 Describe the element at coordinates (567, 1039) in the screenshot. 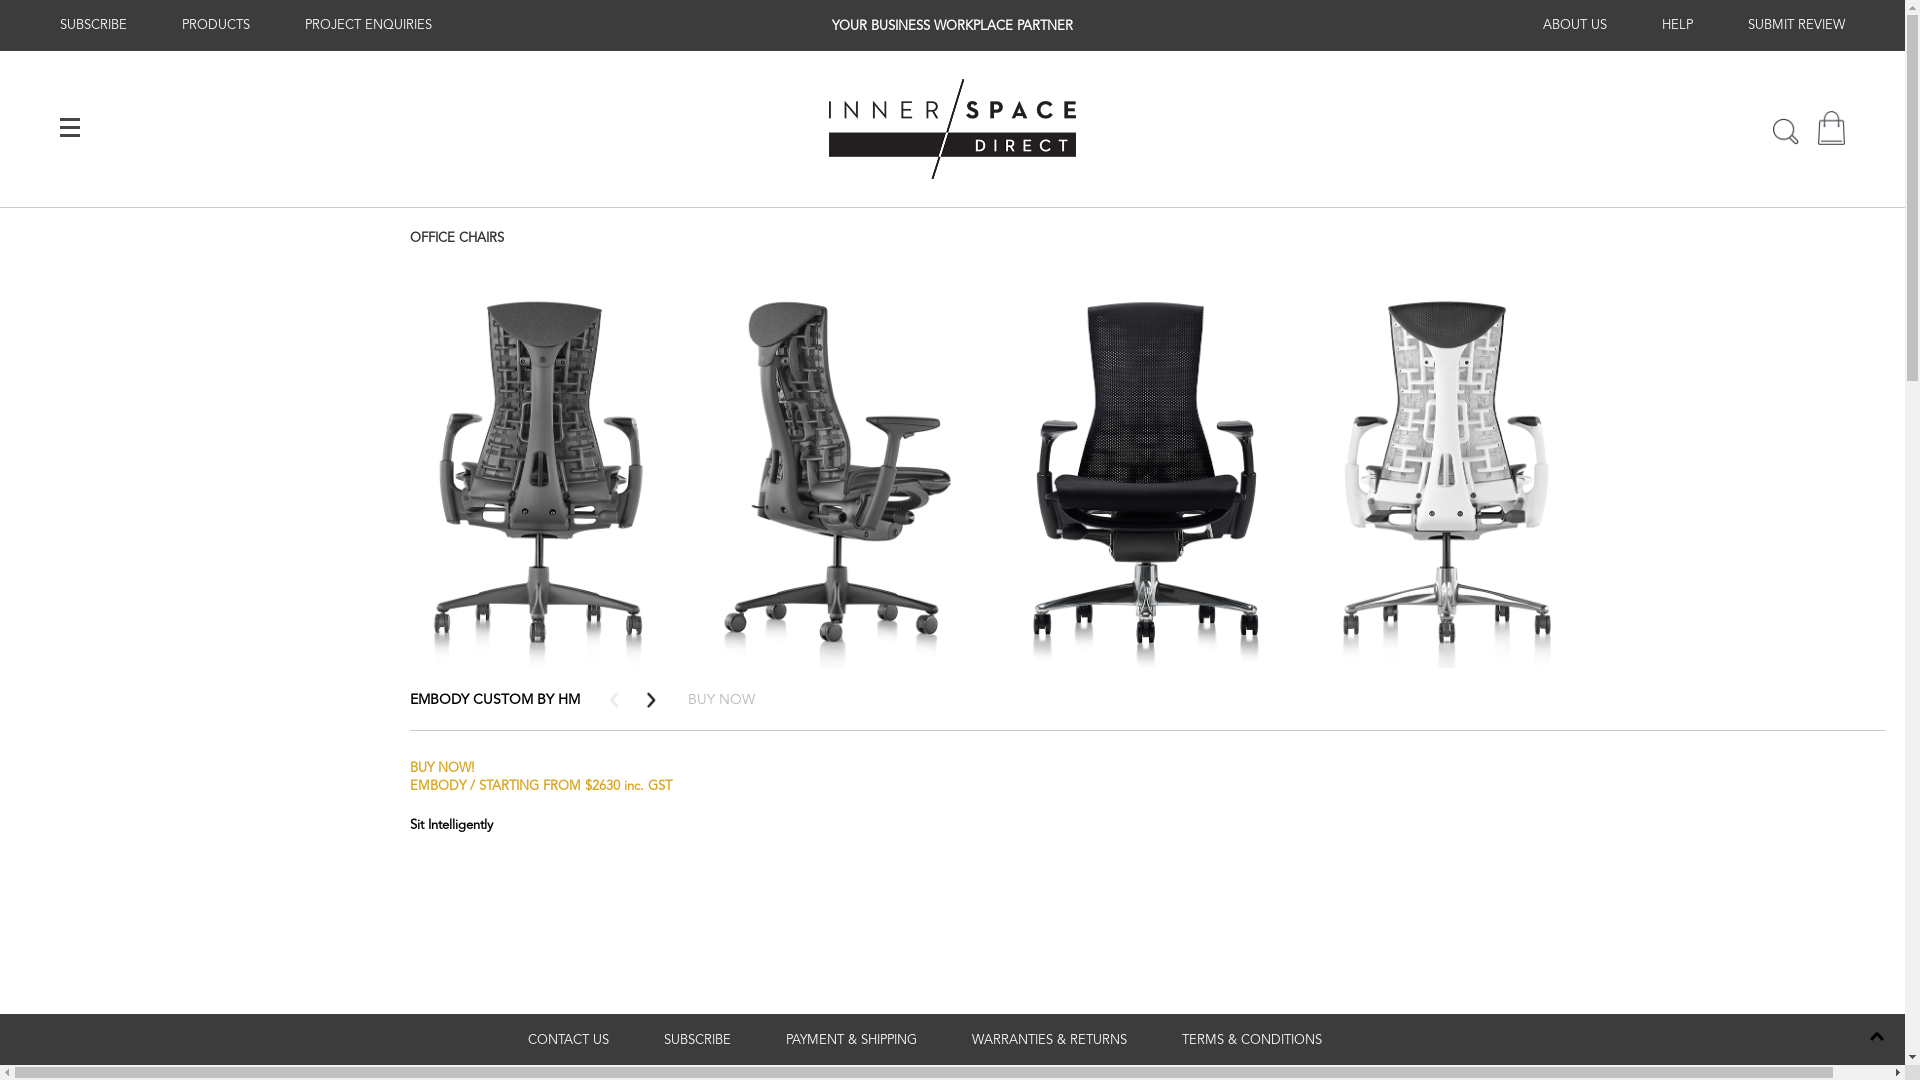

I see `'CONTACT US'` at that location.